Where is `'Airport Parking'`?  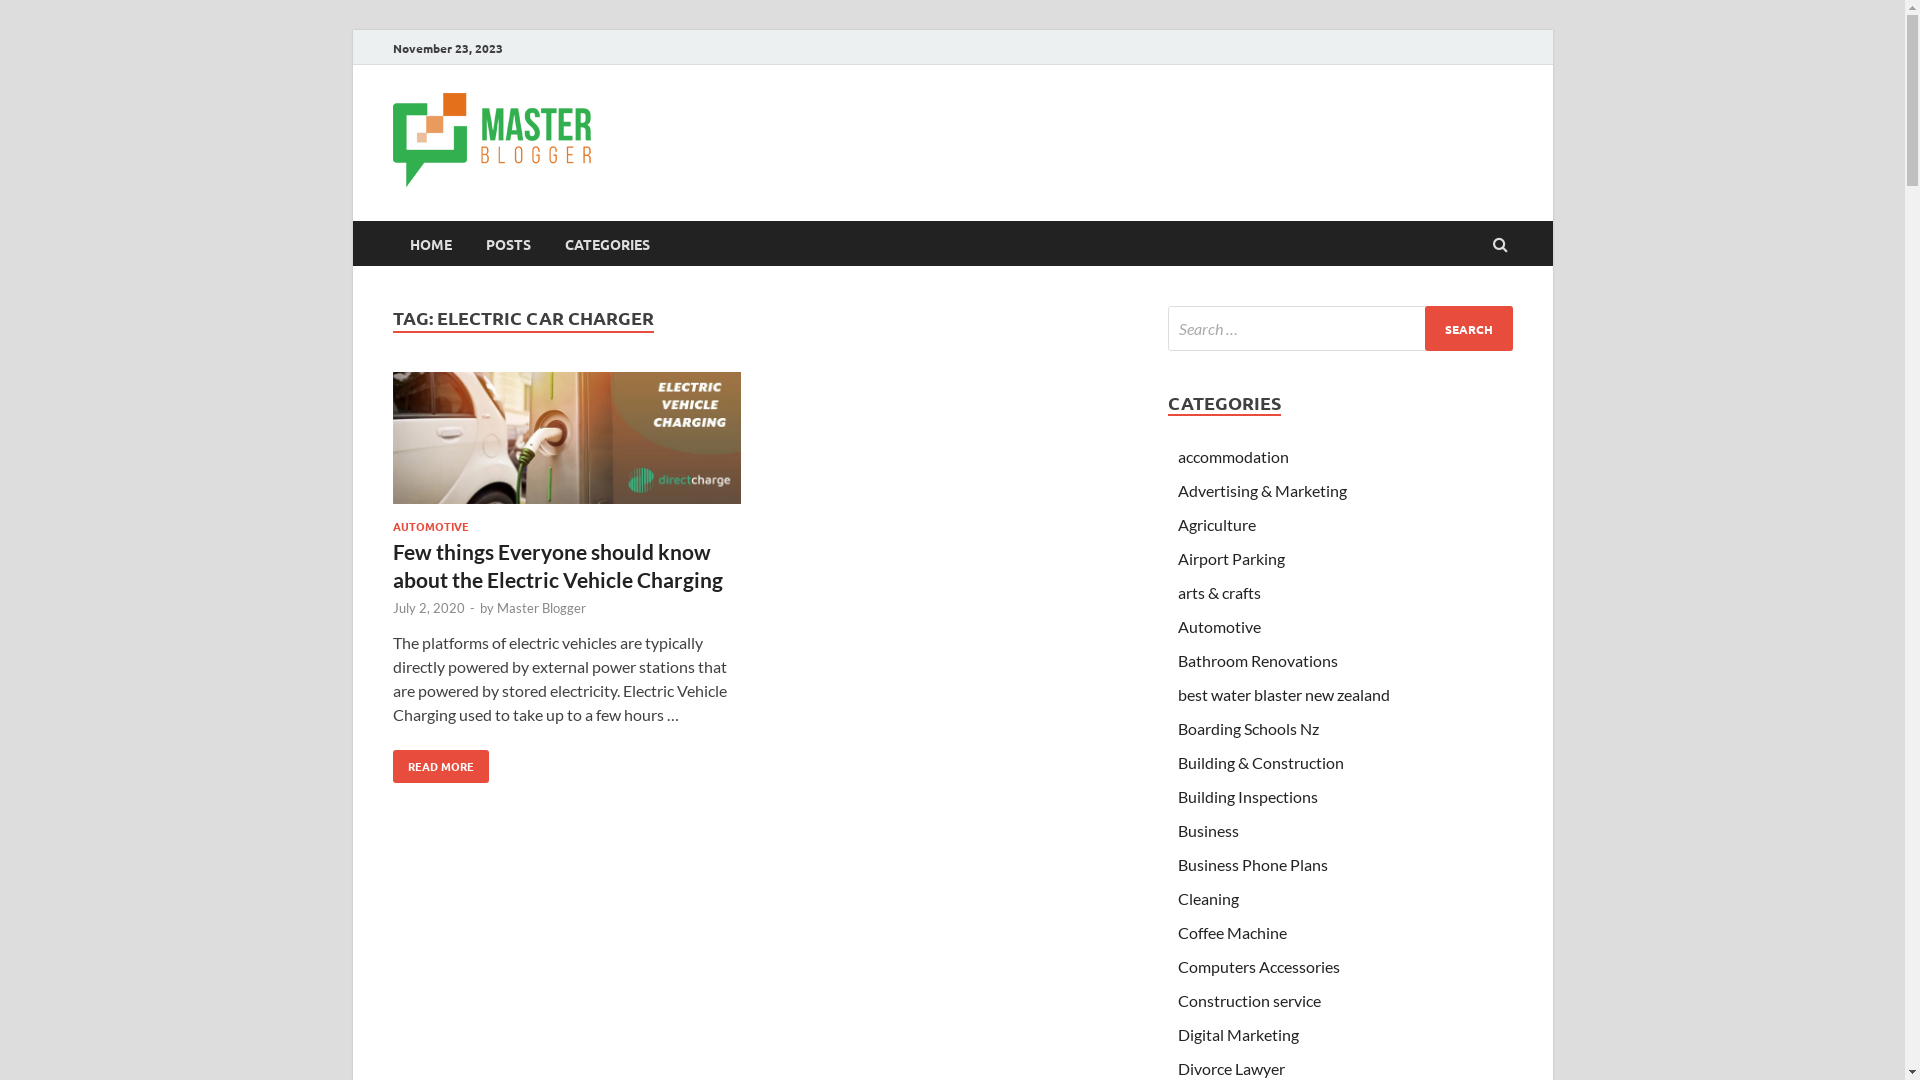 'Airport Parking' is located at coordinates (1230, 558).